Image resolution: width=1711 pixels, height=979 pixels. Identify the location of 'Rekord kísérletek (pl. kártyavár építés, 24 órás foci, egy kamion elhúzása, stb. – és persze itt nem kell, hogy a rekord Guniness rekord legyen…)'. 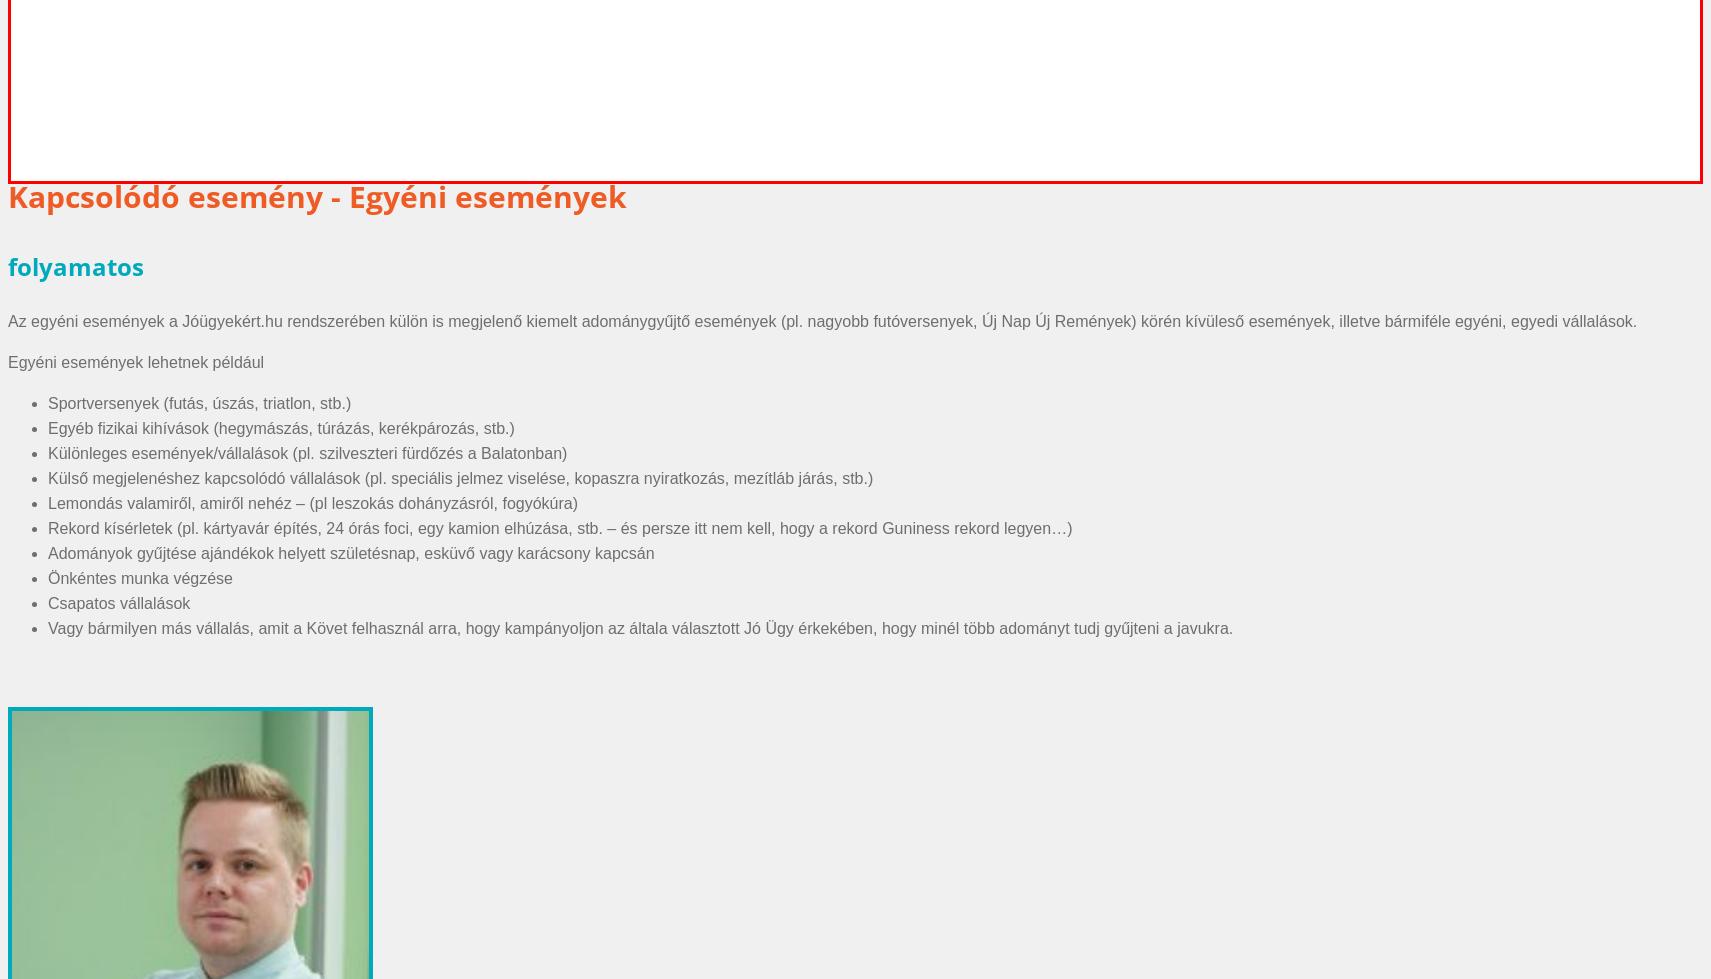
(47, 526).